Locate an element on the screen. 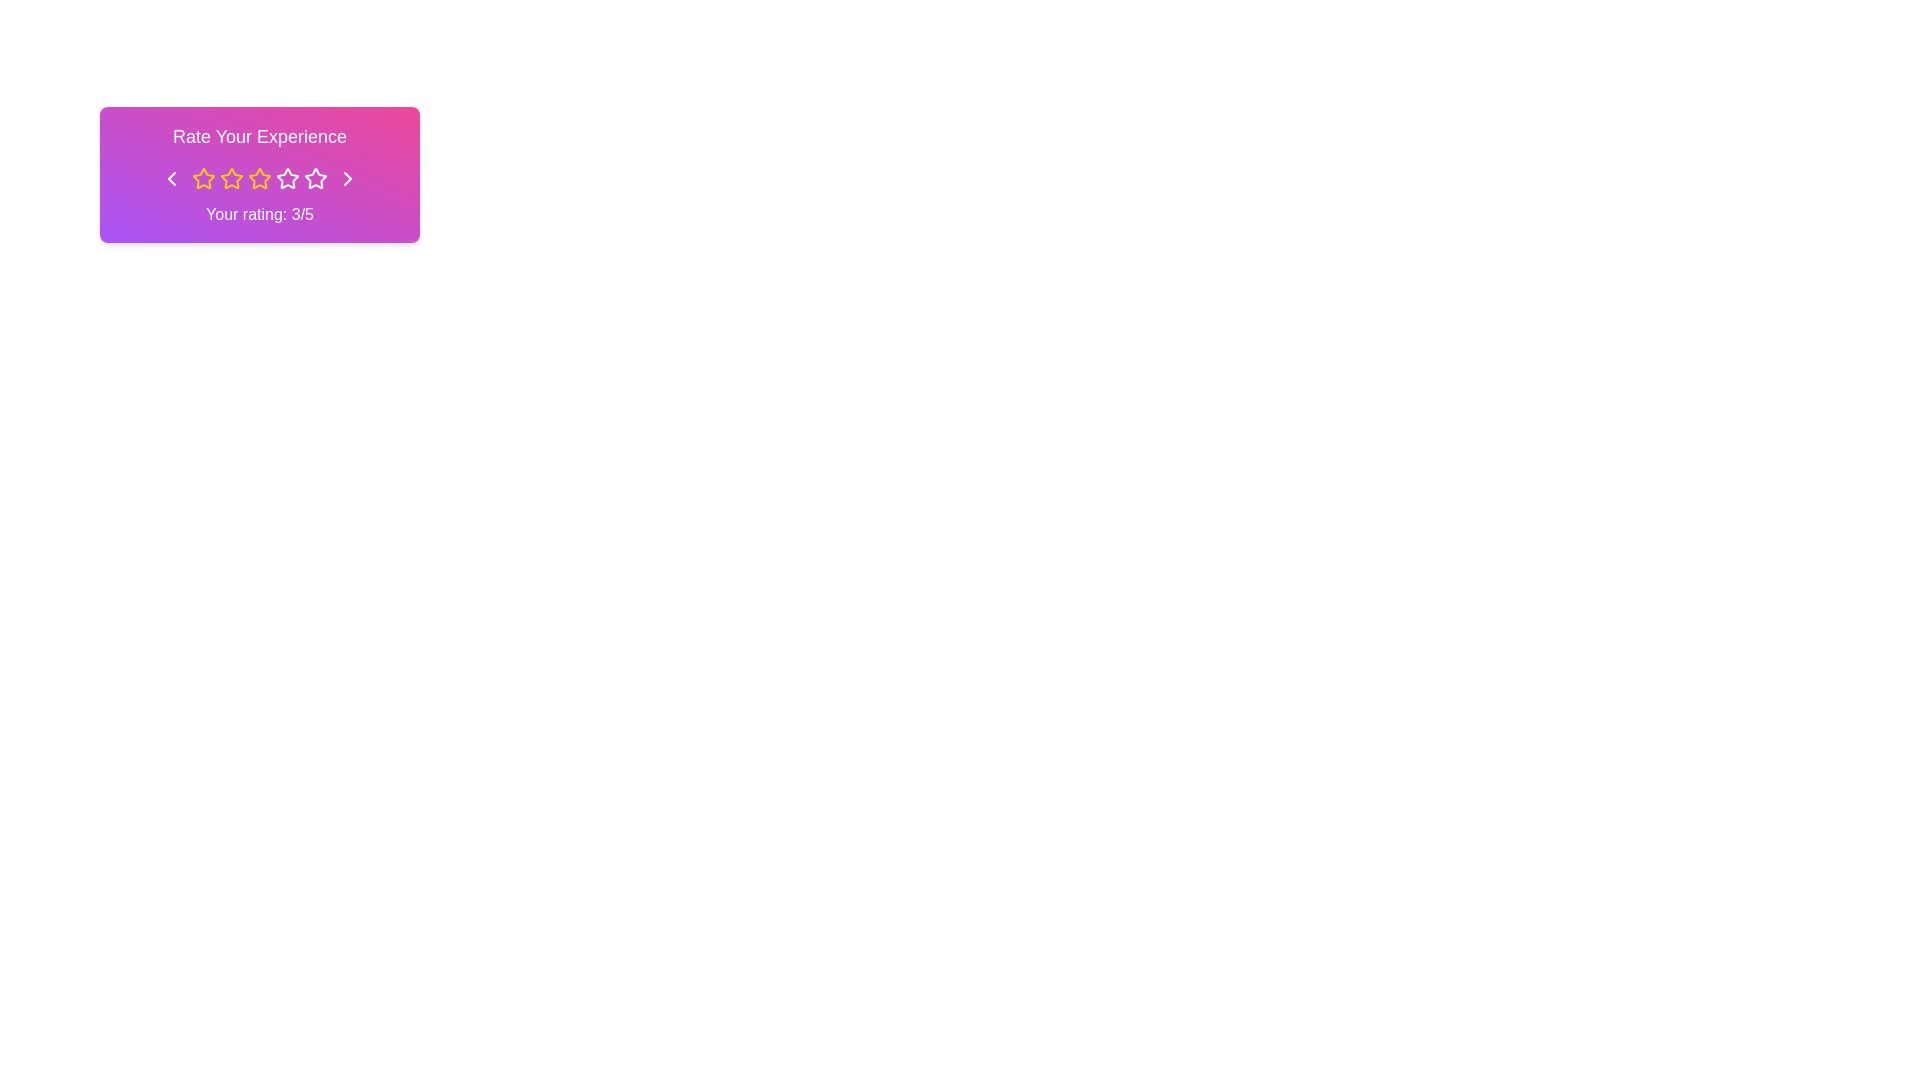 The height and width of the screenshot is (1080, 1920). the small right-pointing chevron arrow icon, which is the second navigational arrow in a row of interactive components, positioned to the right of the left-chevron arrow and adjacent to the rating stars is located at coordinates (347, 177).